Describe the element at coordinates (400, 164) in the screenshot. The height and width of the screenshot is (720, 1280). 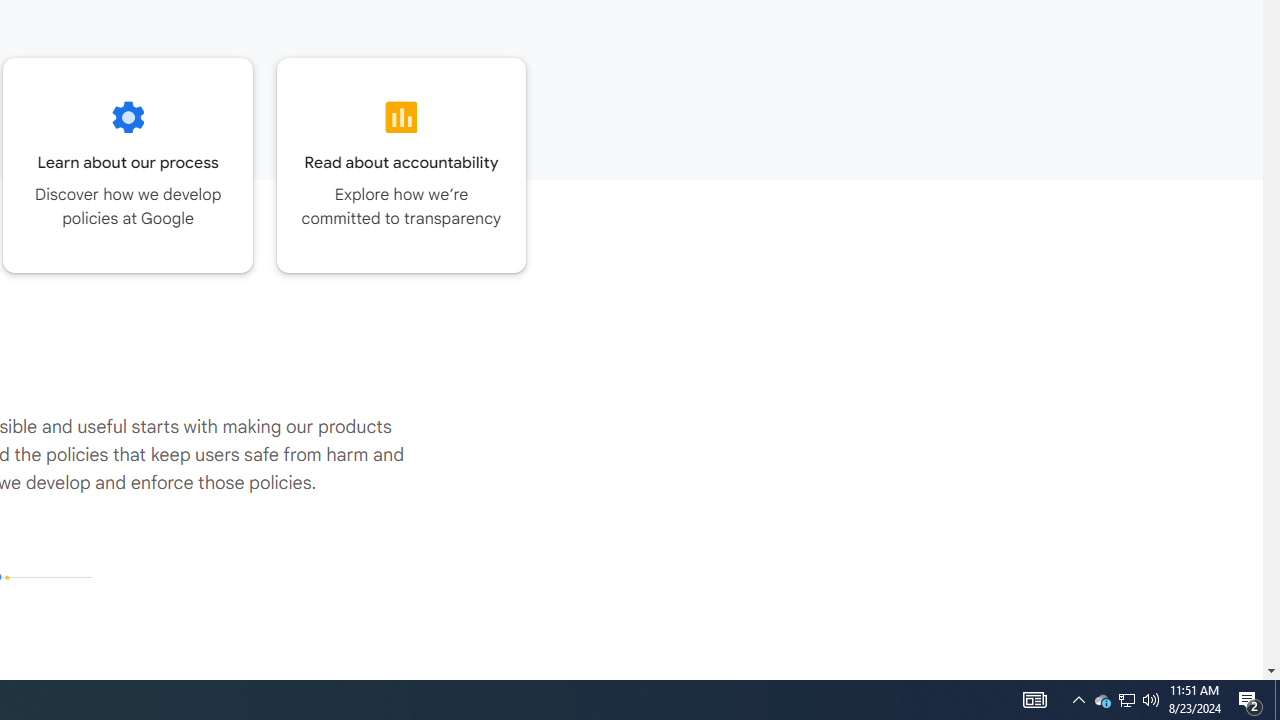
I see `'Go to the Accountability page'` at that location.